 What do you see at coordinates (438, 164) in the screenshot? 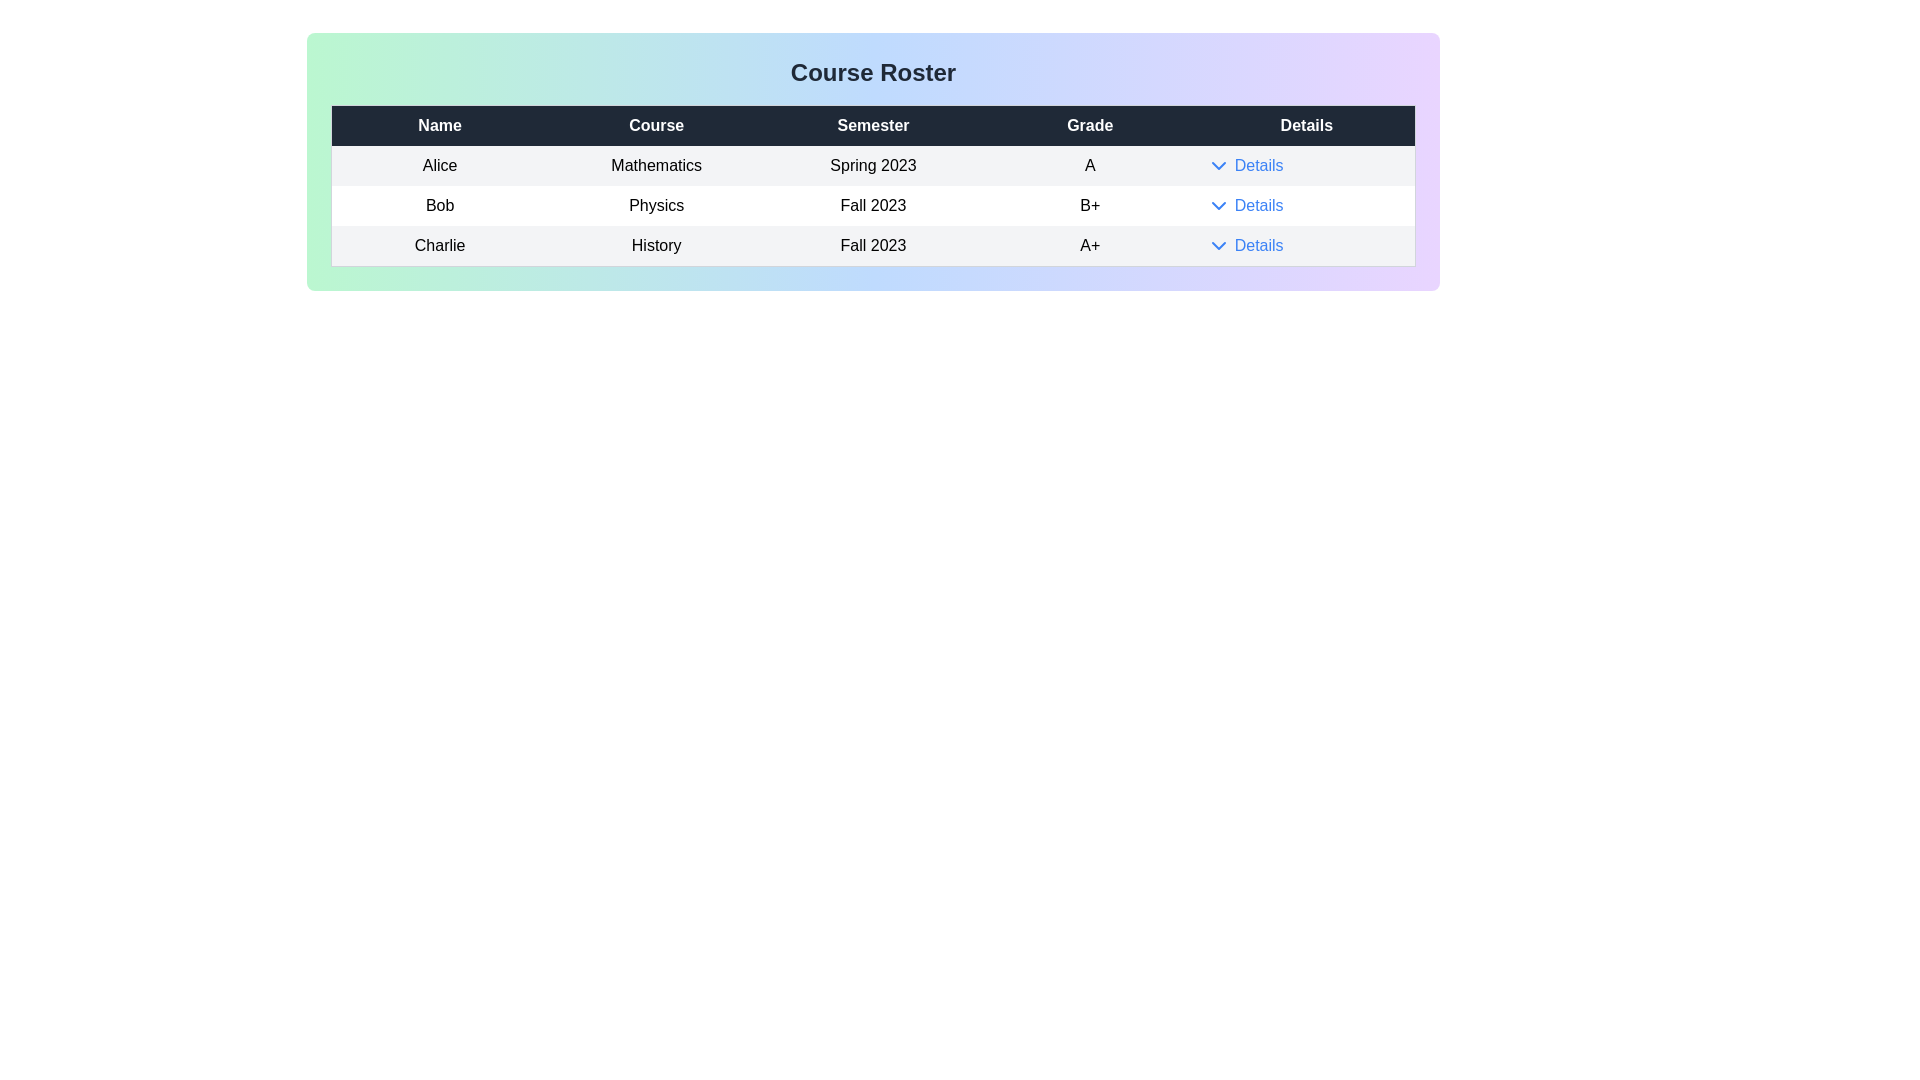
I see `the text label that reads 'Alice', which is centrally aligned in the first row of the table under the 'Name' column` at bounding box center [438, 164].